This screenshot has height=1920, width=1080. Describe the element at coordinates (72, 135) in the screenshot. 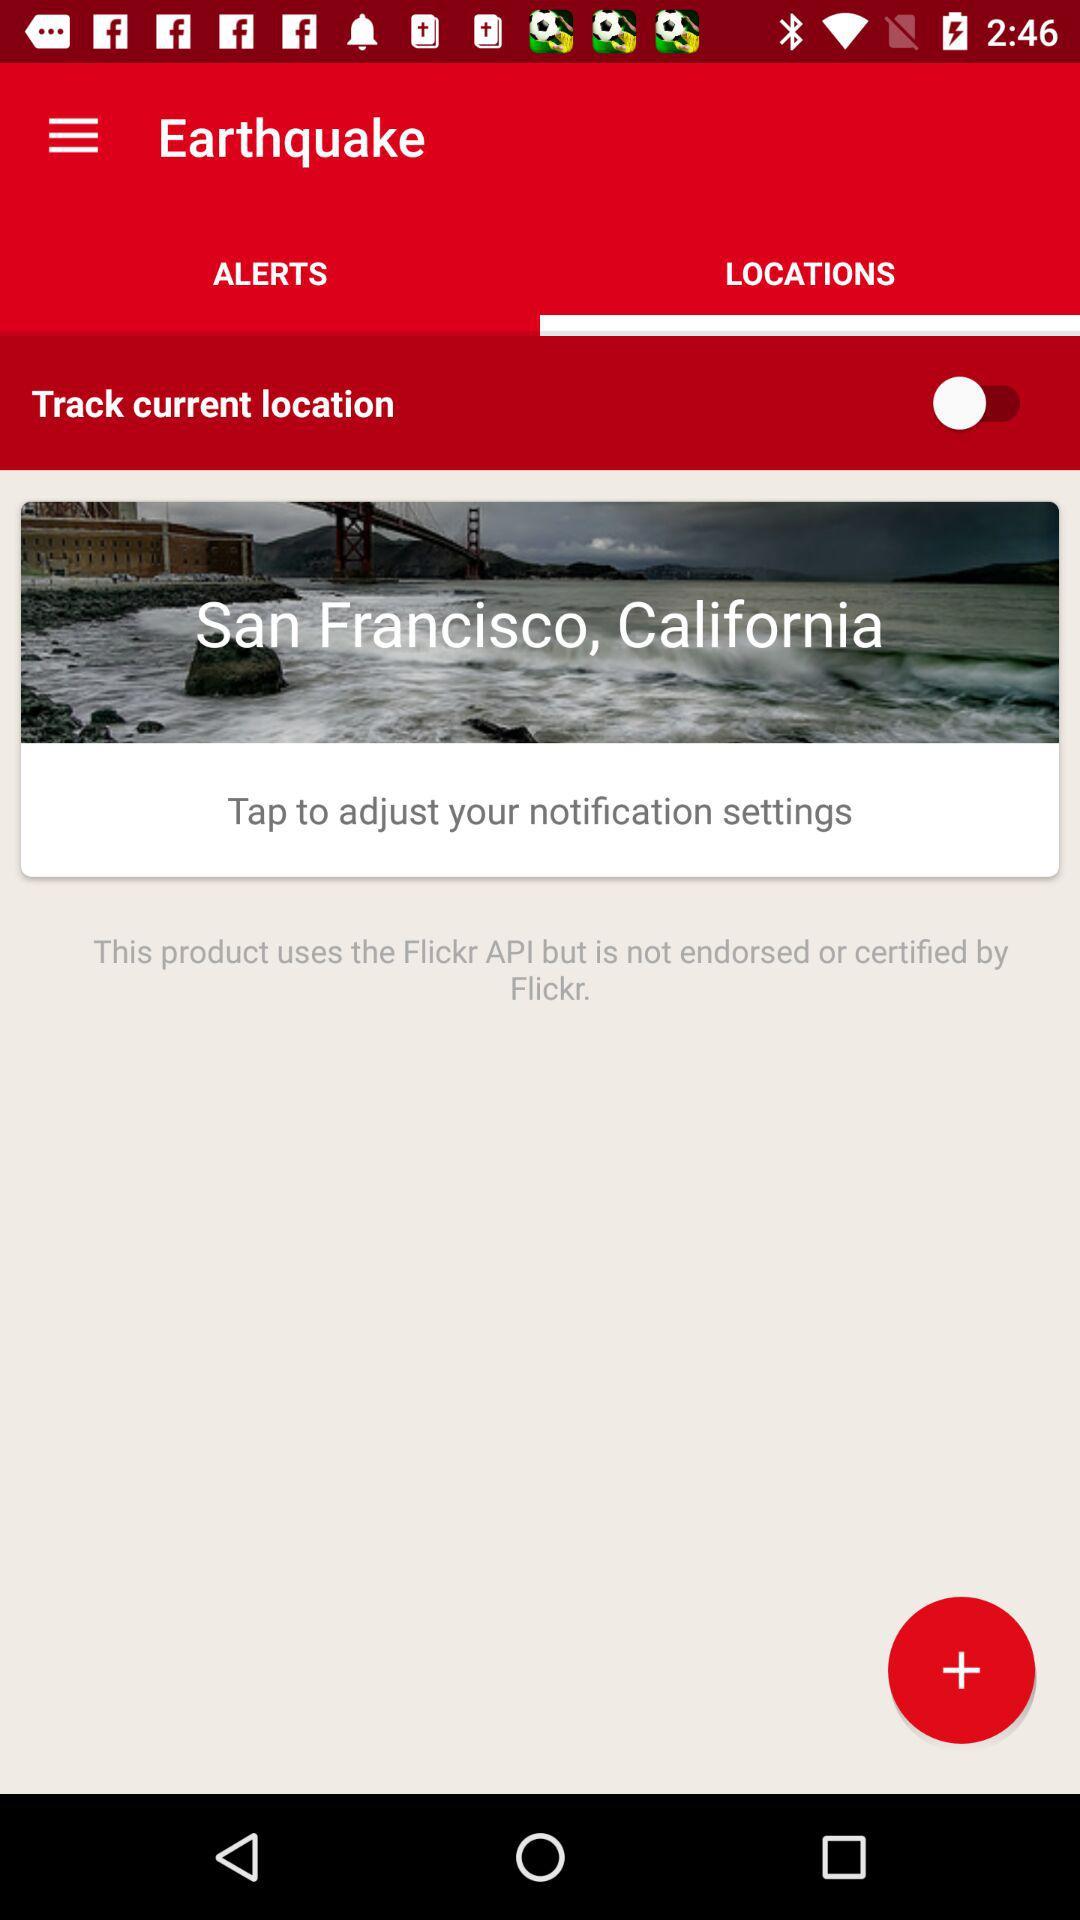

I see `the item to the left of the earthquake item` at that location.